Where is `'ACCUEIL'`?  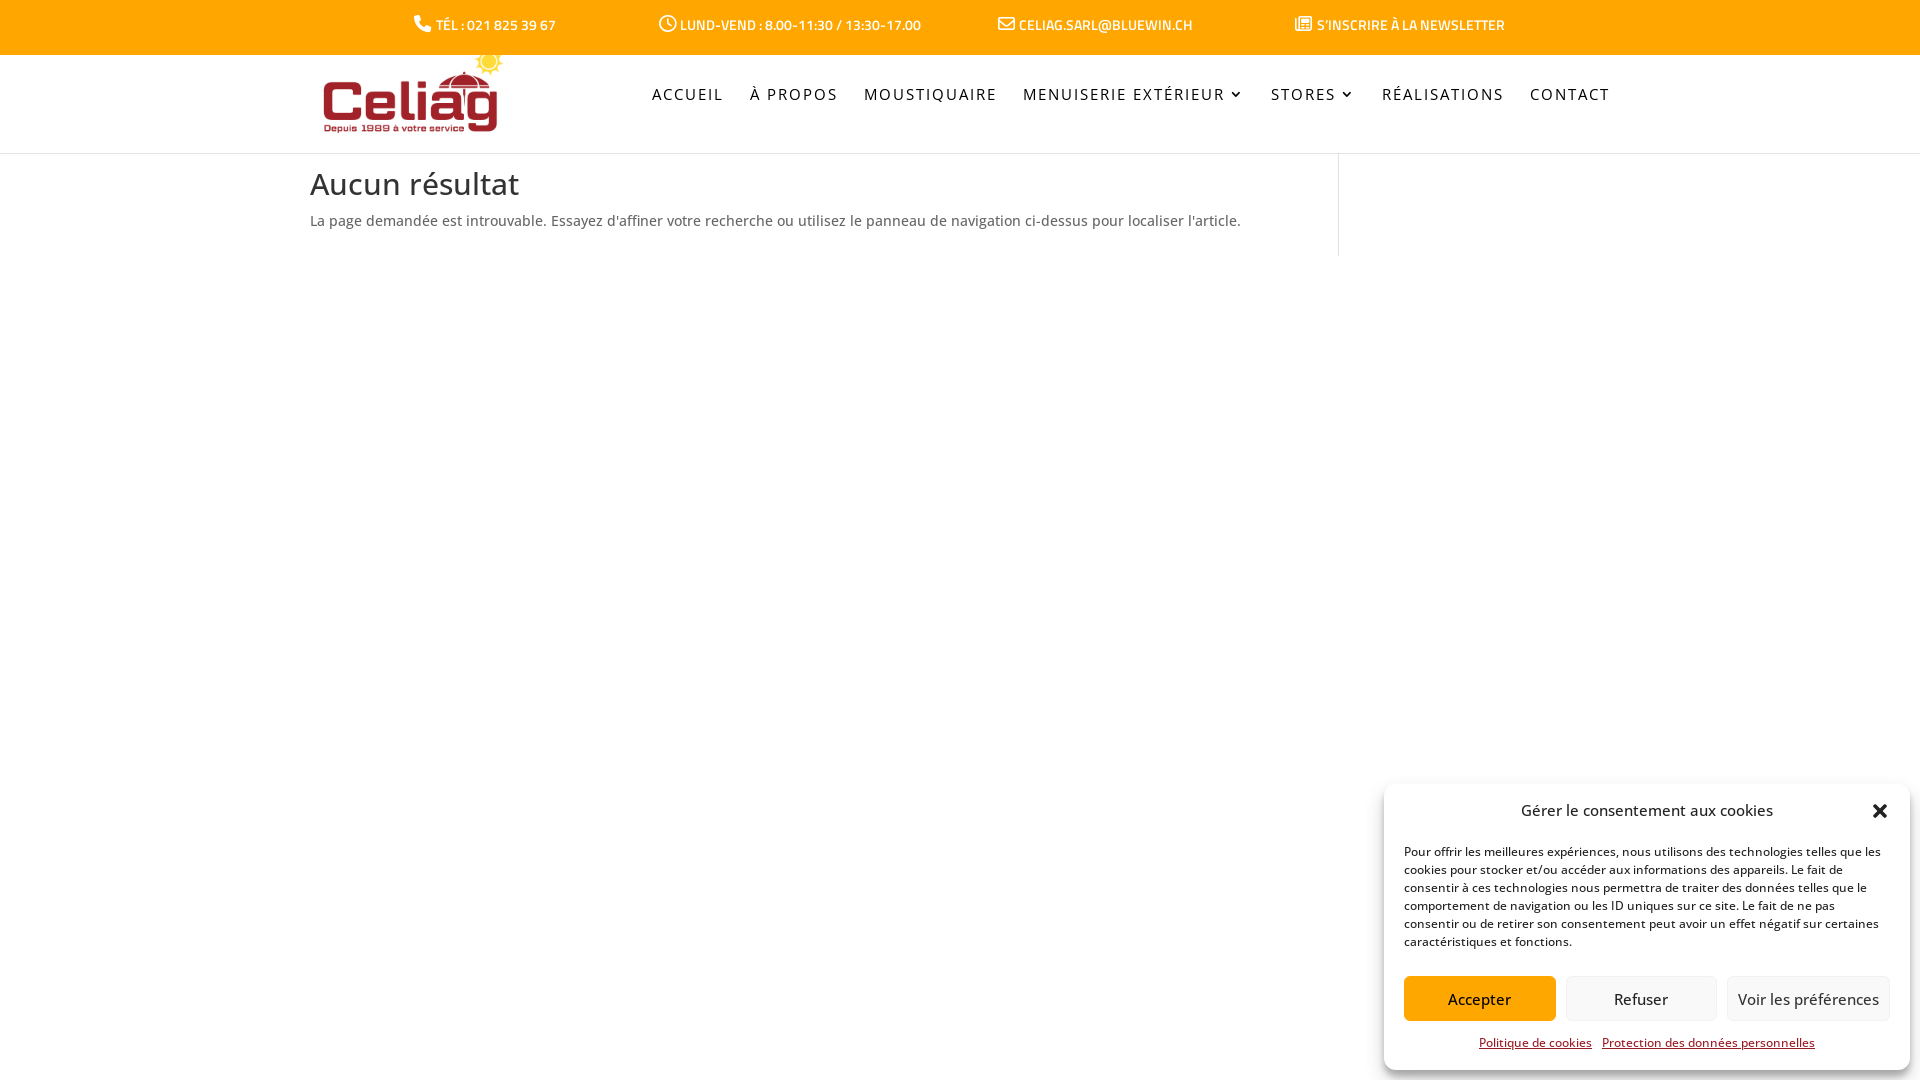 'ACCUEIL' is located at coordinates (652, 123).